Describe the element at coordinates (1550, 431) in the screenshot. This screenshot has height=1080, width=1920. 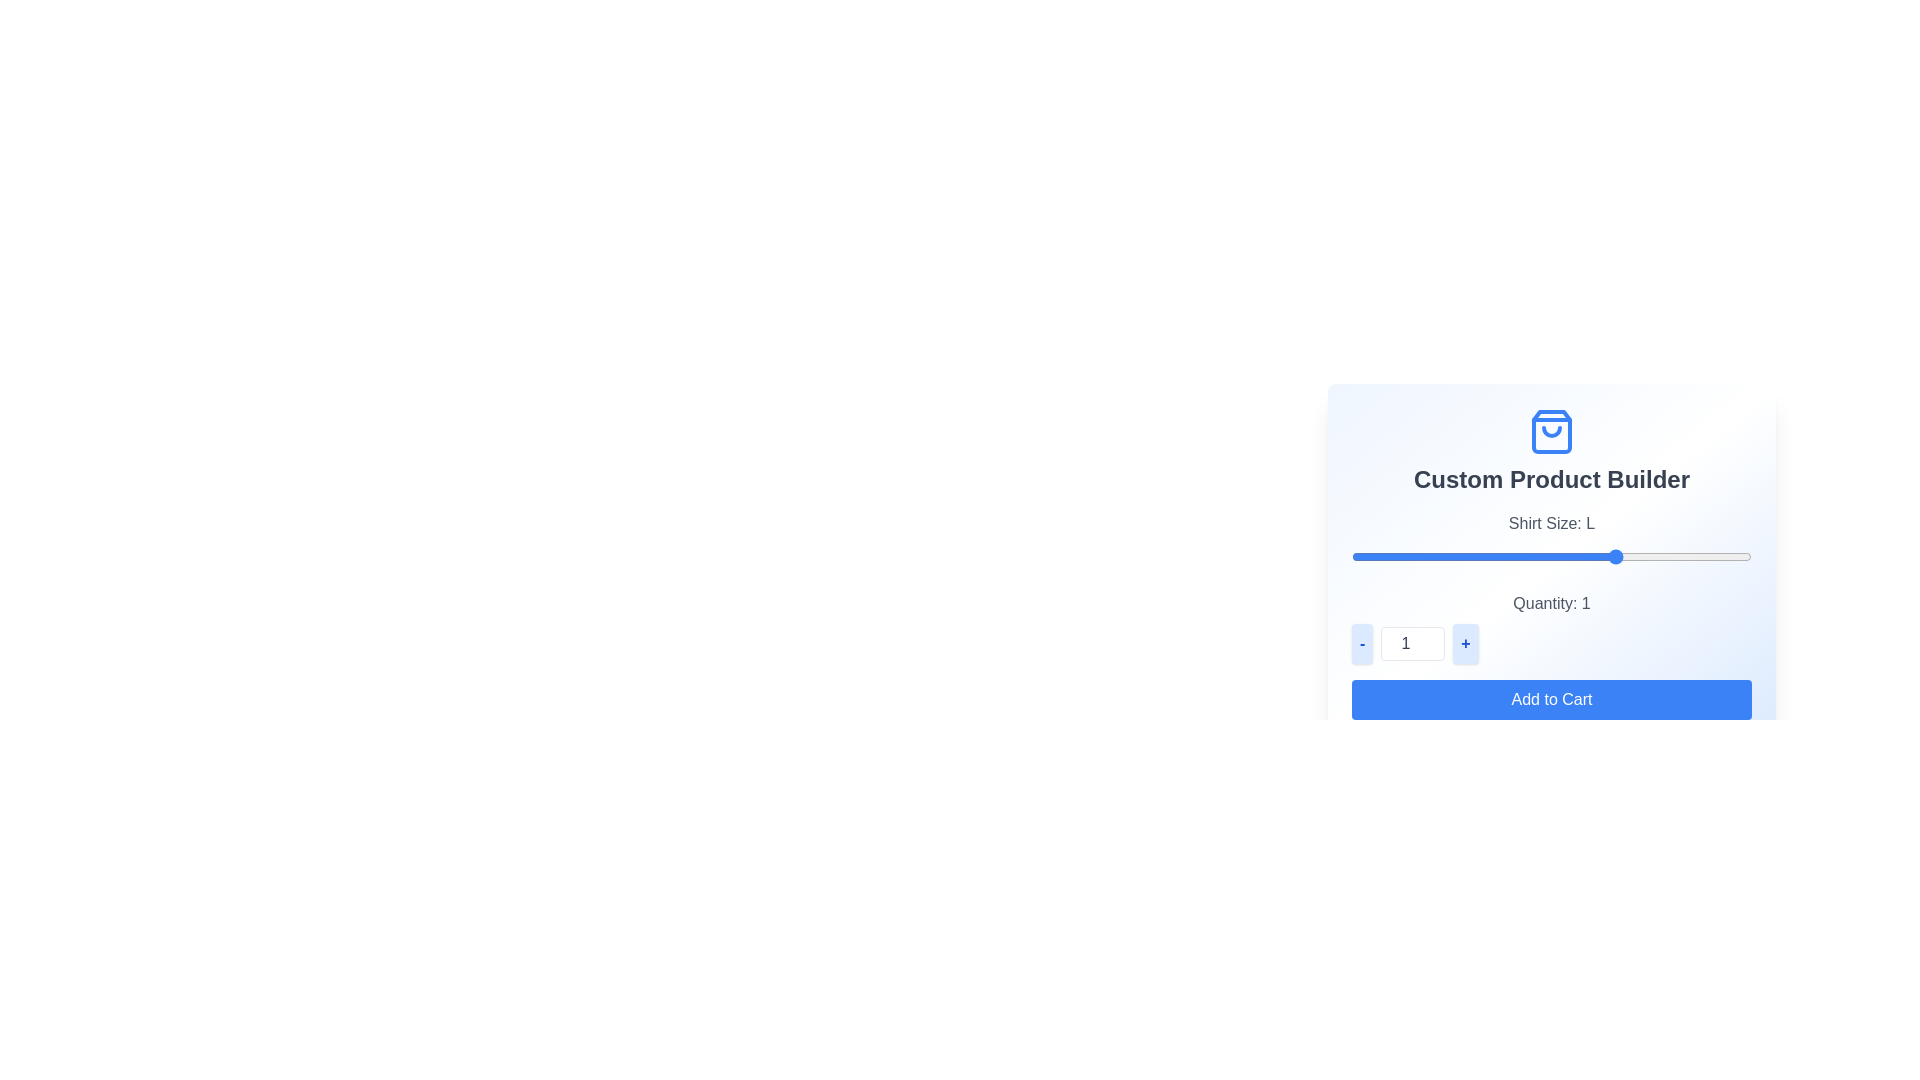
I see `the topmost visual part of the shopping bag icon within the SVG component, which is located above the 'Custom Product Builder' heading` at that location.